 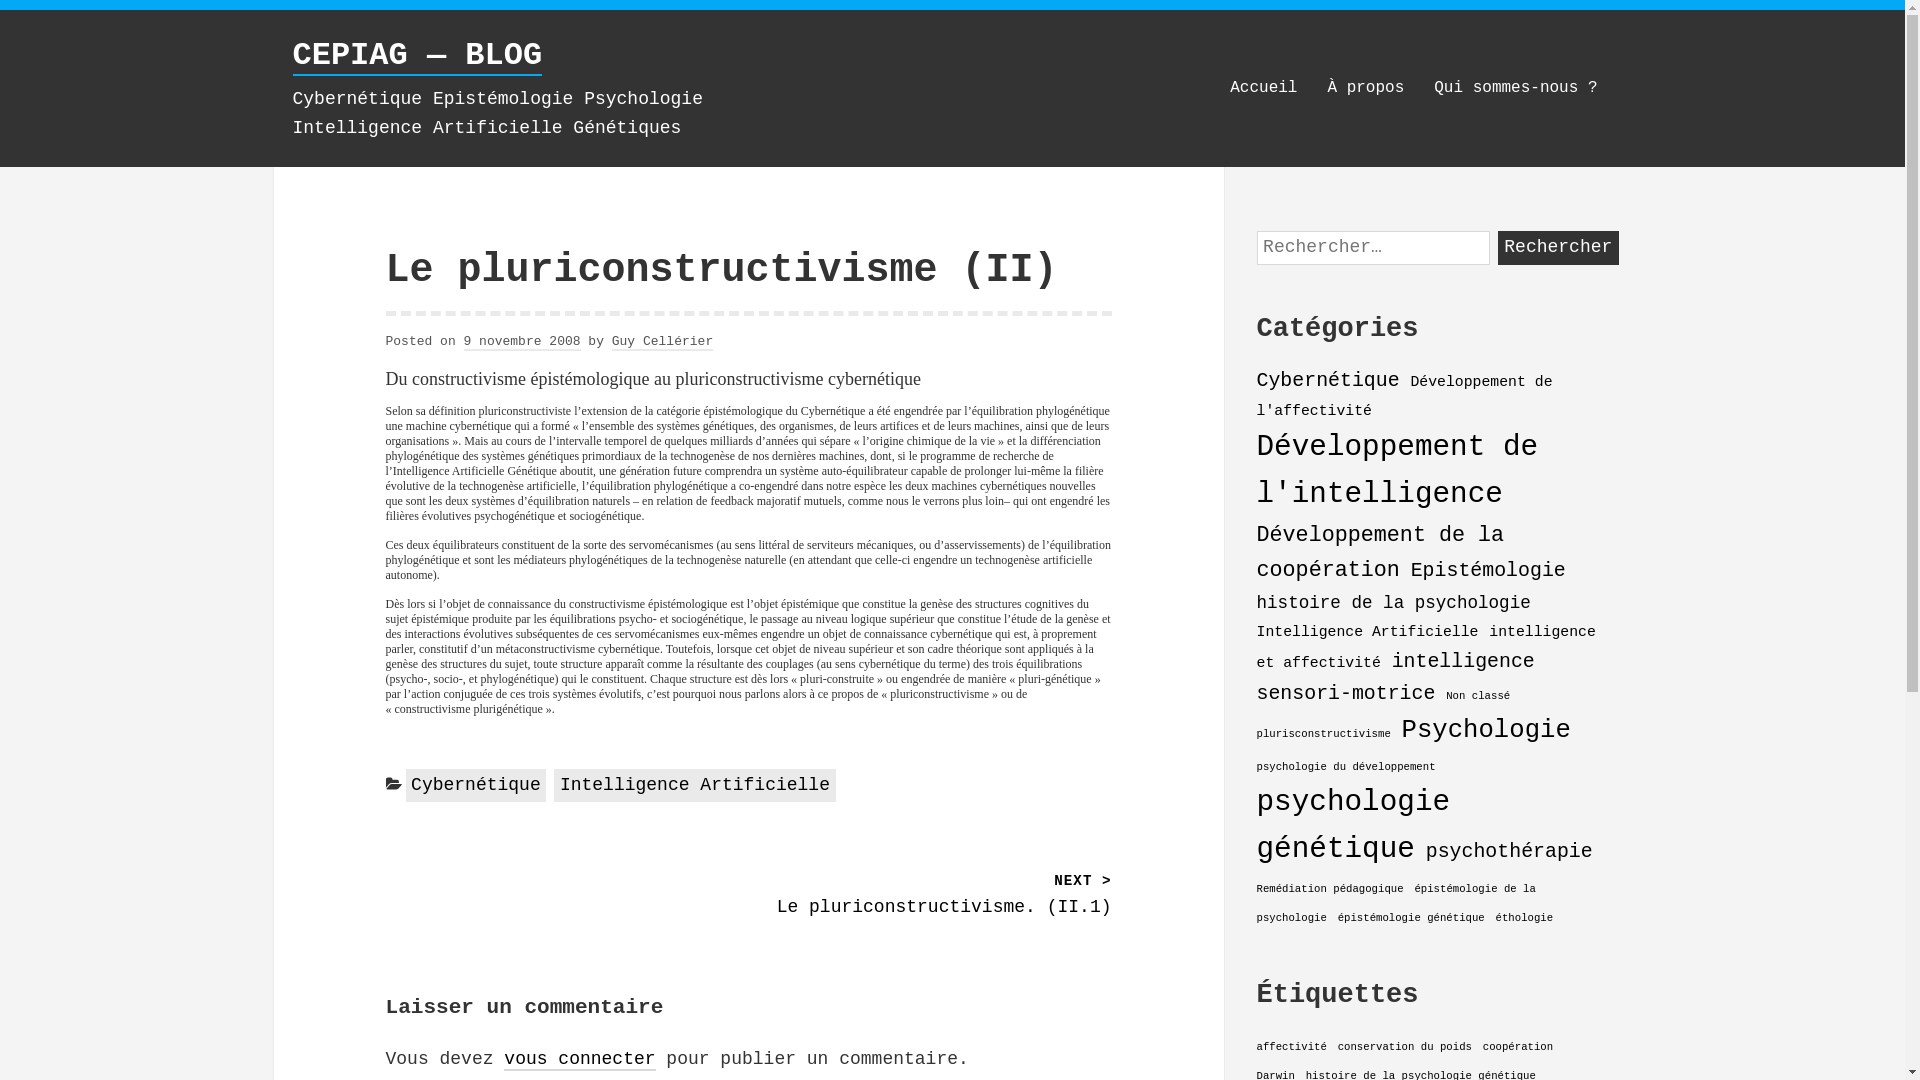 What do you see at coordinates (1262, 87) in the screenshot?
I see `'Accueil'` at bounding box center [1262, 87].